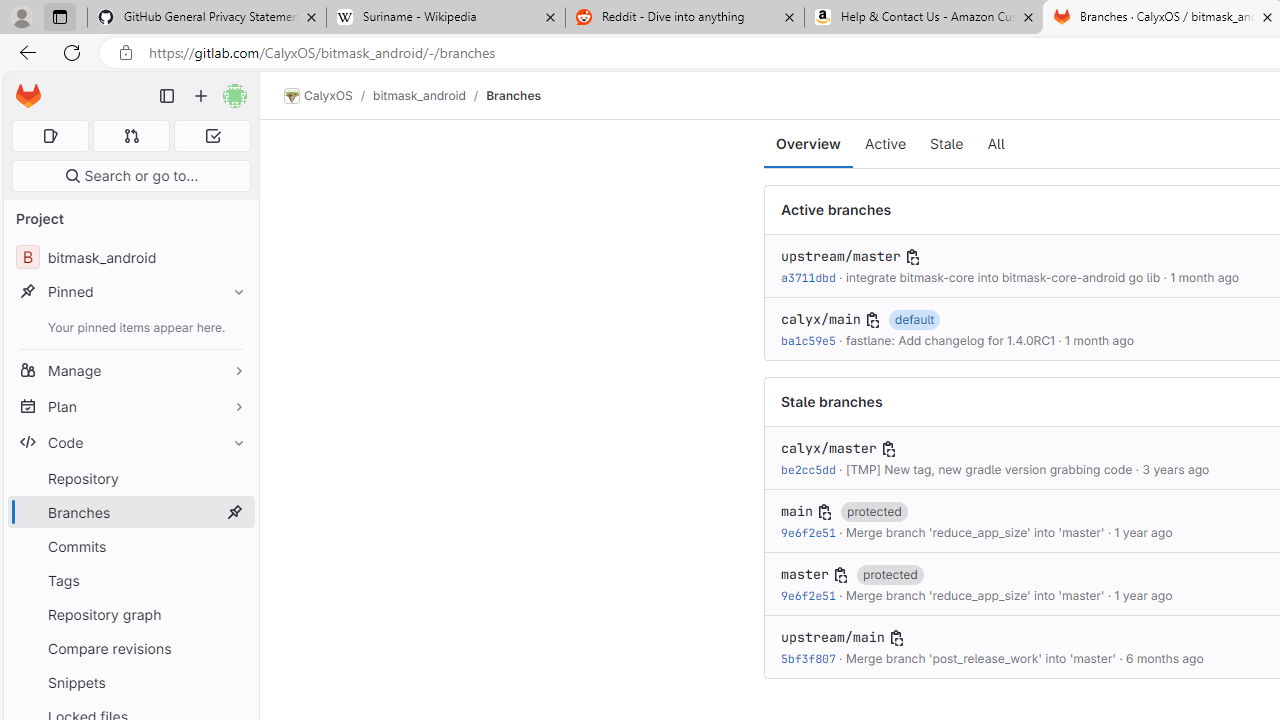 The image size is (1280, 720). Describe the element at coordinates (130, 441) in the screenshot. I see `'Code'` at that location.